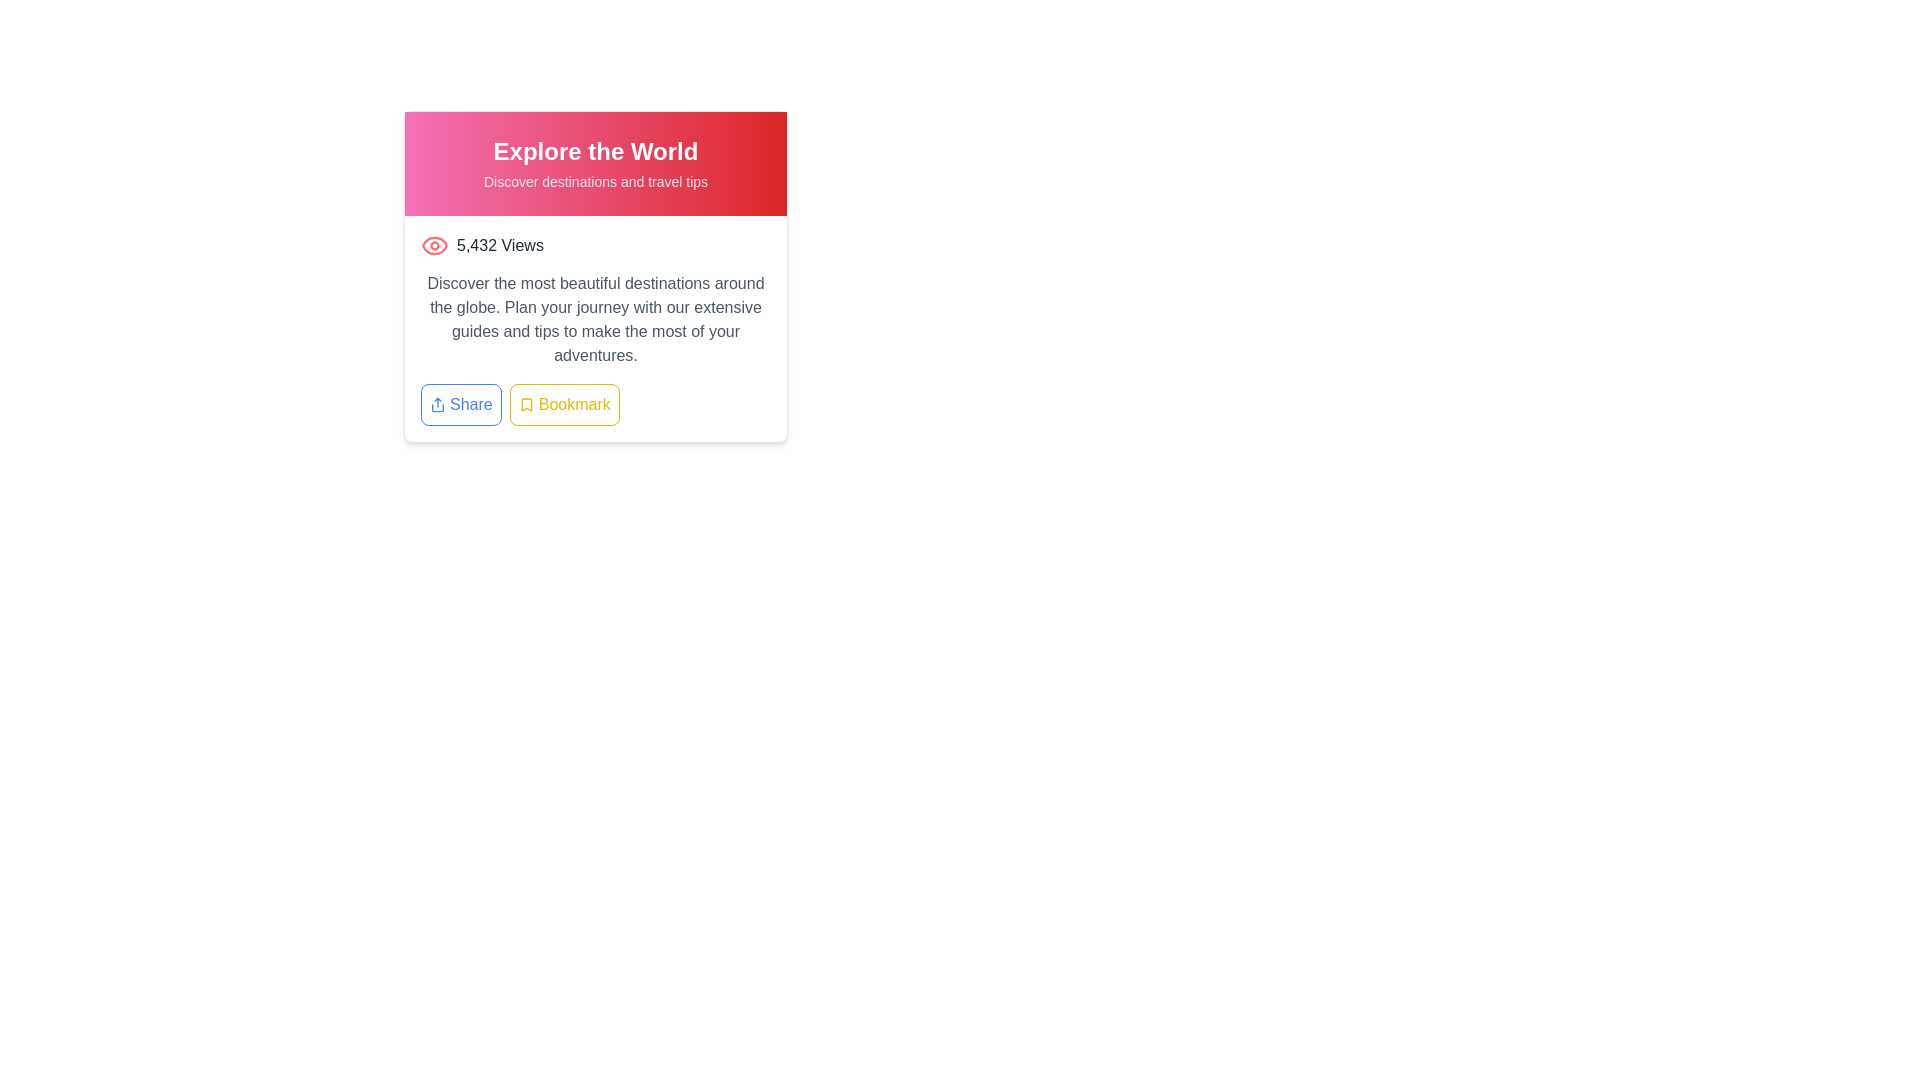 Image resolution: width=1920 pixels, height=1080 pixels. Describe the element at coordinates (594, 405) in the screenshot. I see `the 'Bookmark' button, which is a rectangular button with yellow text and a bookmark icon, located towards the bottom right of the section containing the description text` at that location.